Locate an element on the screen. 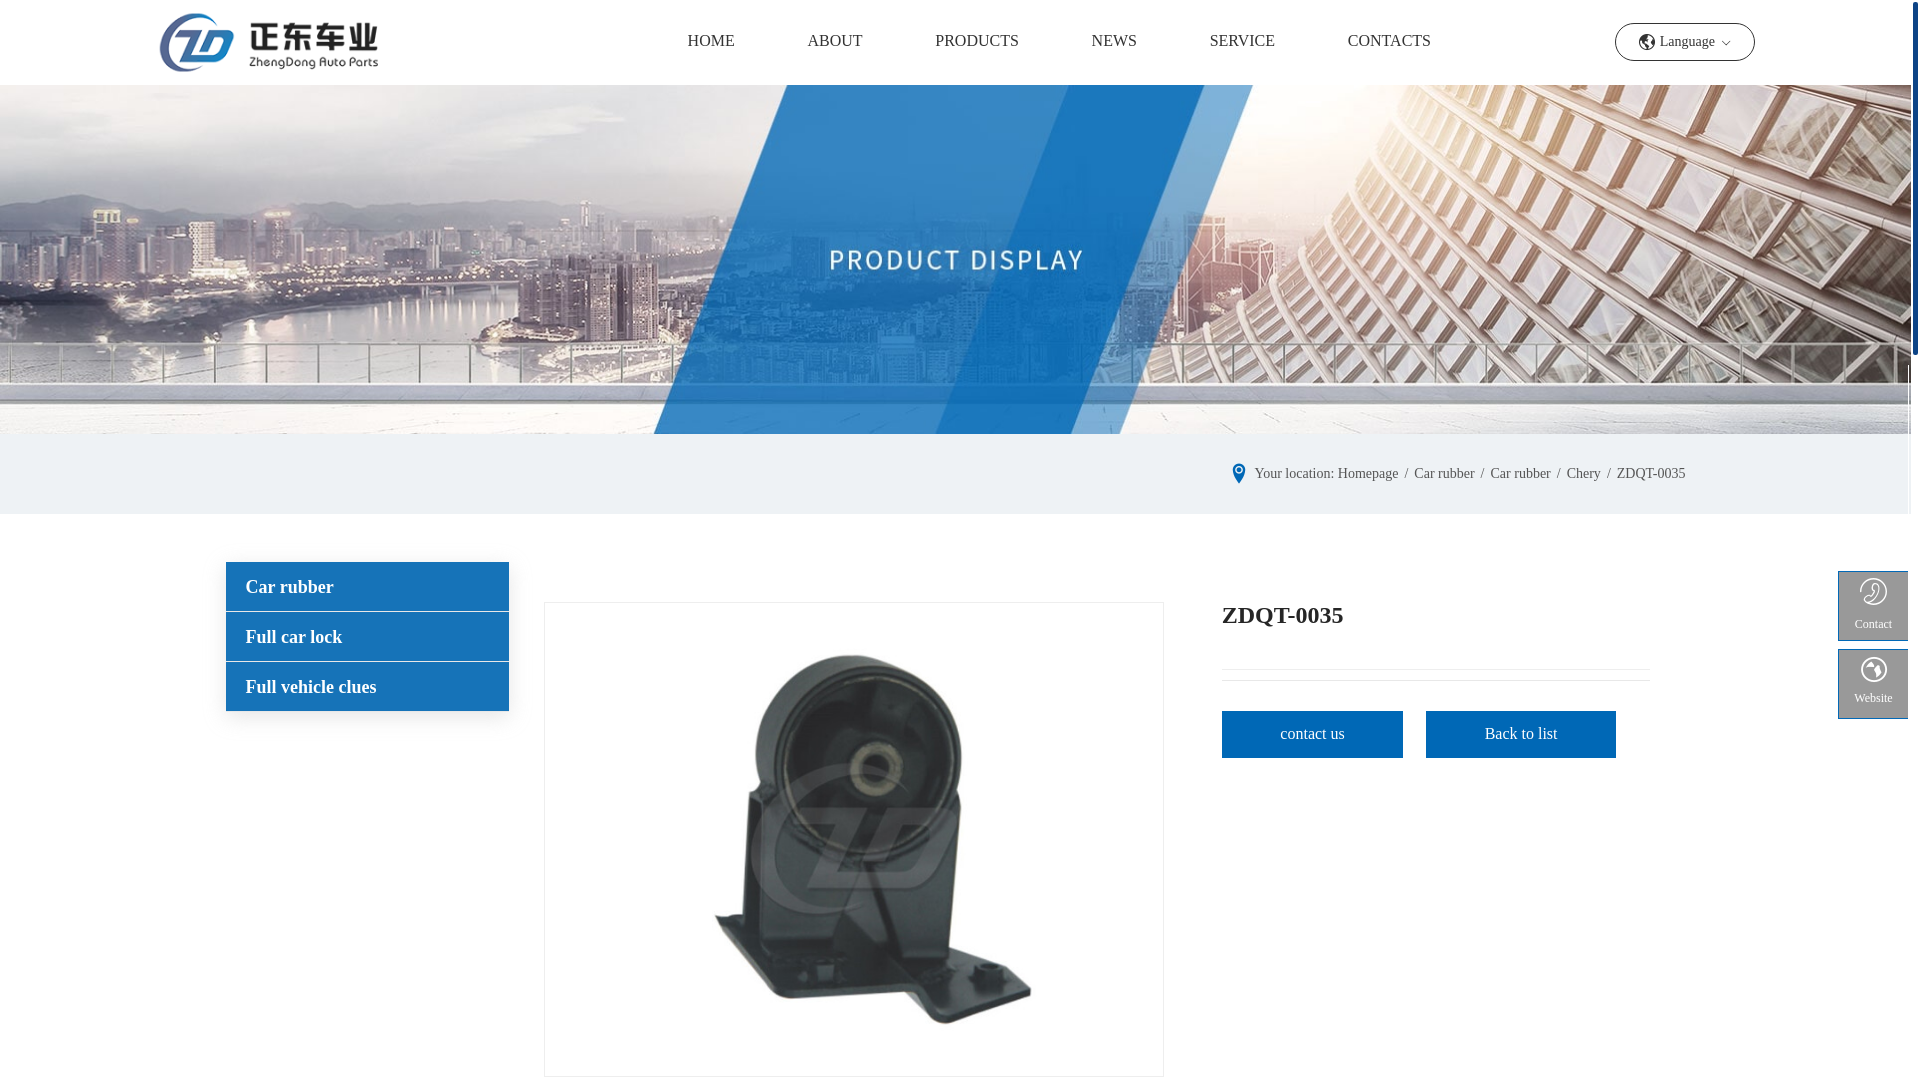 This screenshot has width=1920, height=1080. 'imgboxbg' is located at coordinates (954, 257).